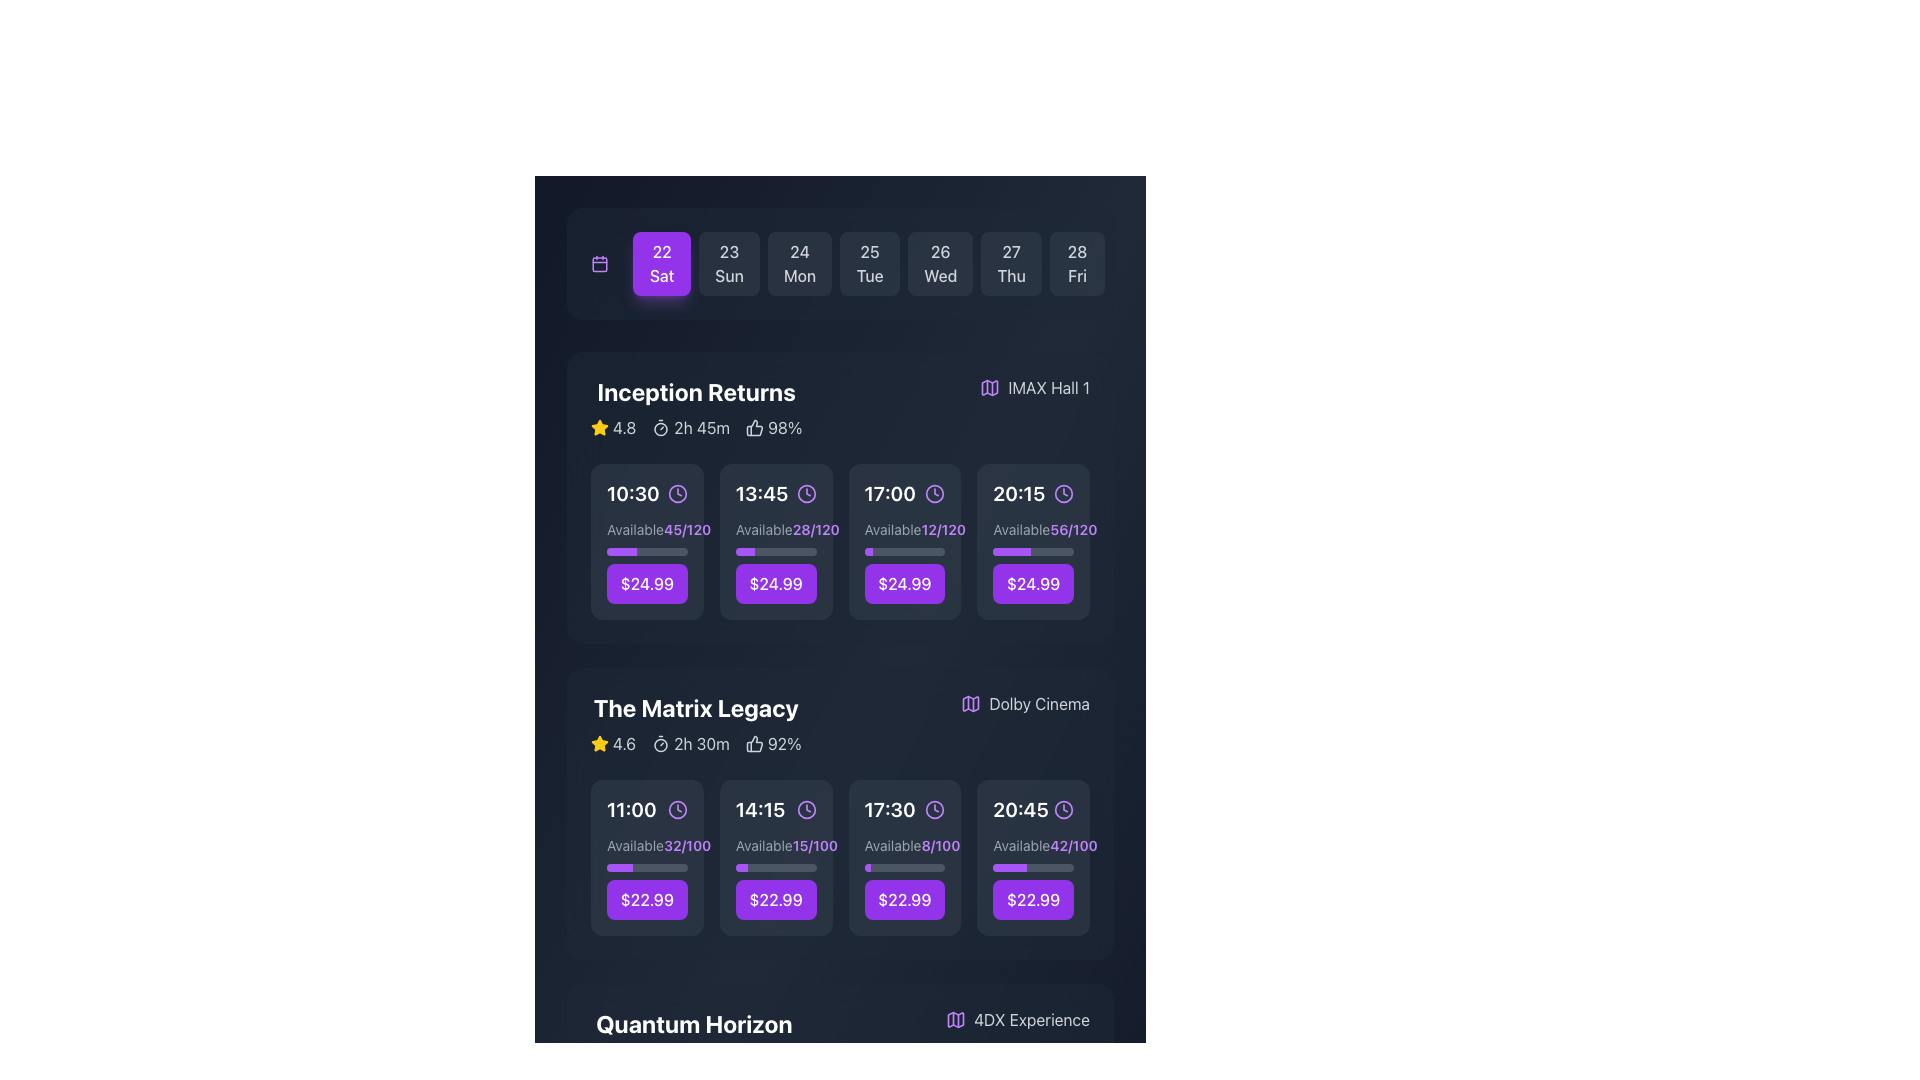 The height and width of the screenshot is (1080, 1920). What do you see at coordinates (759, 810) in the screenshot?
I see `the text label displaying the movie screening time '14:15', which is the second time slot for 'The Matrix Legacy', positioned between '11:00' and '17:30'` at bounding box center [759, 810].